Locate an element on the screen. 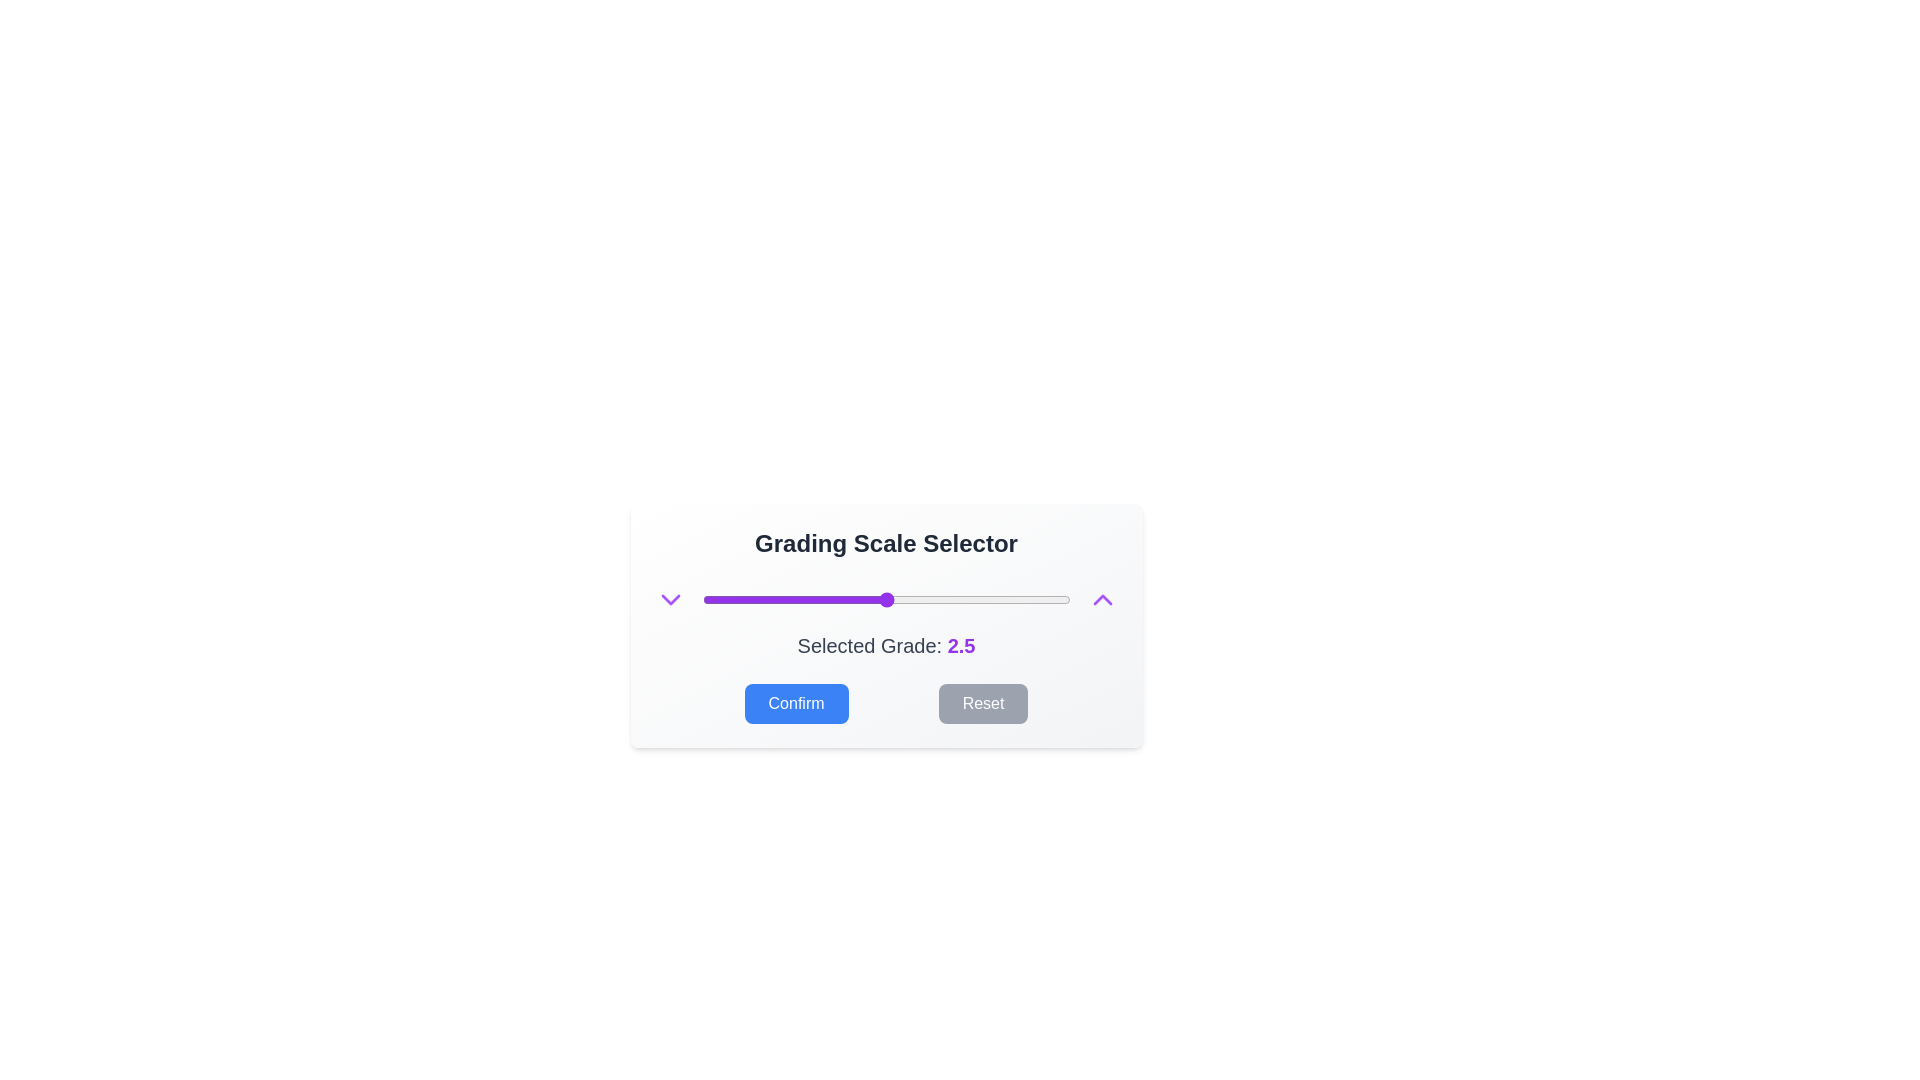  the 'Reset' button to reset the grade to its default value is located at coordinates (983, 703).